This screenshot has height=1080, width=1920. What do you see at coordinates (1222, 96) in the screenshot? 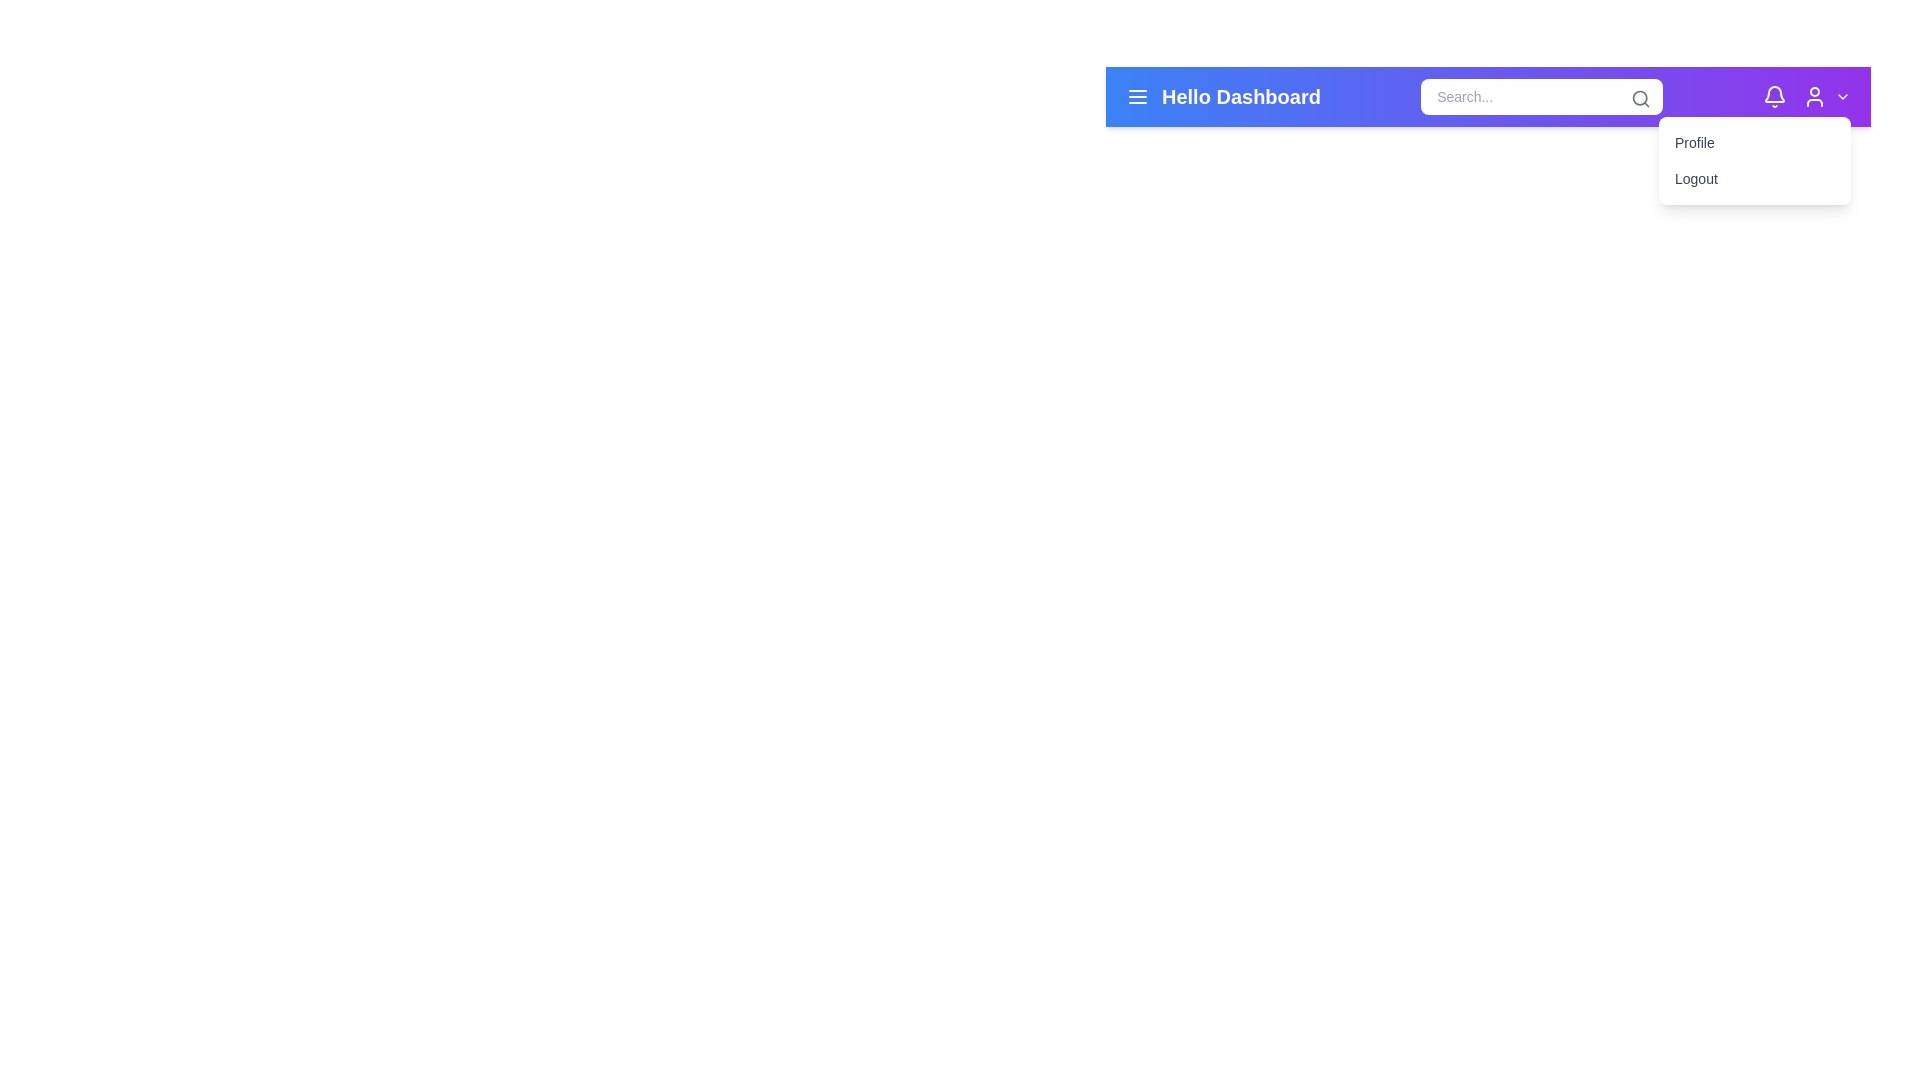
I see `the static text label, which serves as a header or greeting label on the navigation bar, positioned next to the menu icon` at bounding box center [1222, 96].